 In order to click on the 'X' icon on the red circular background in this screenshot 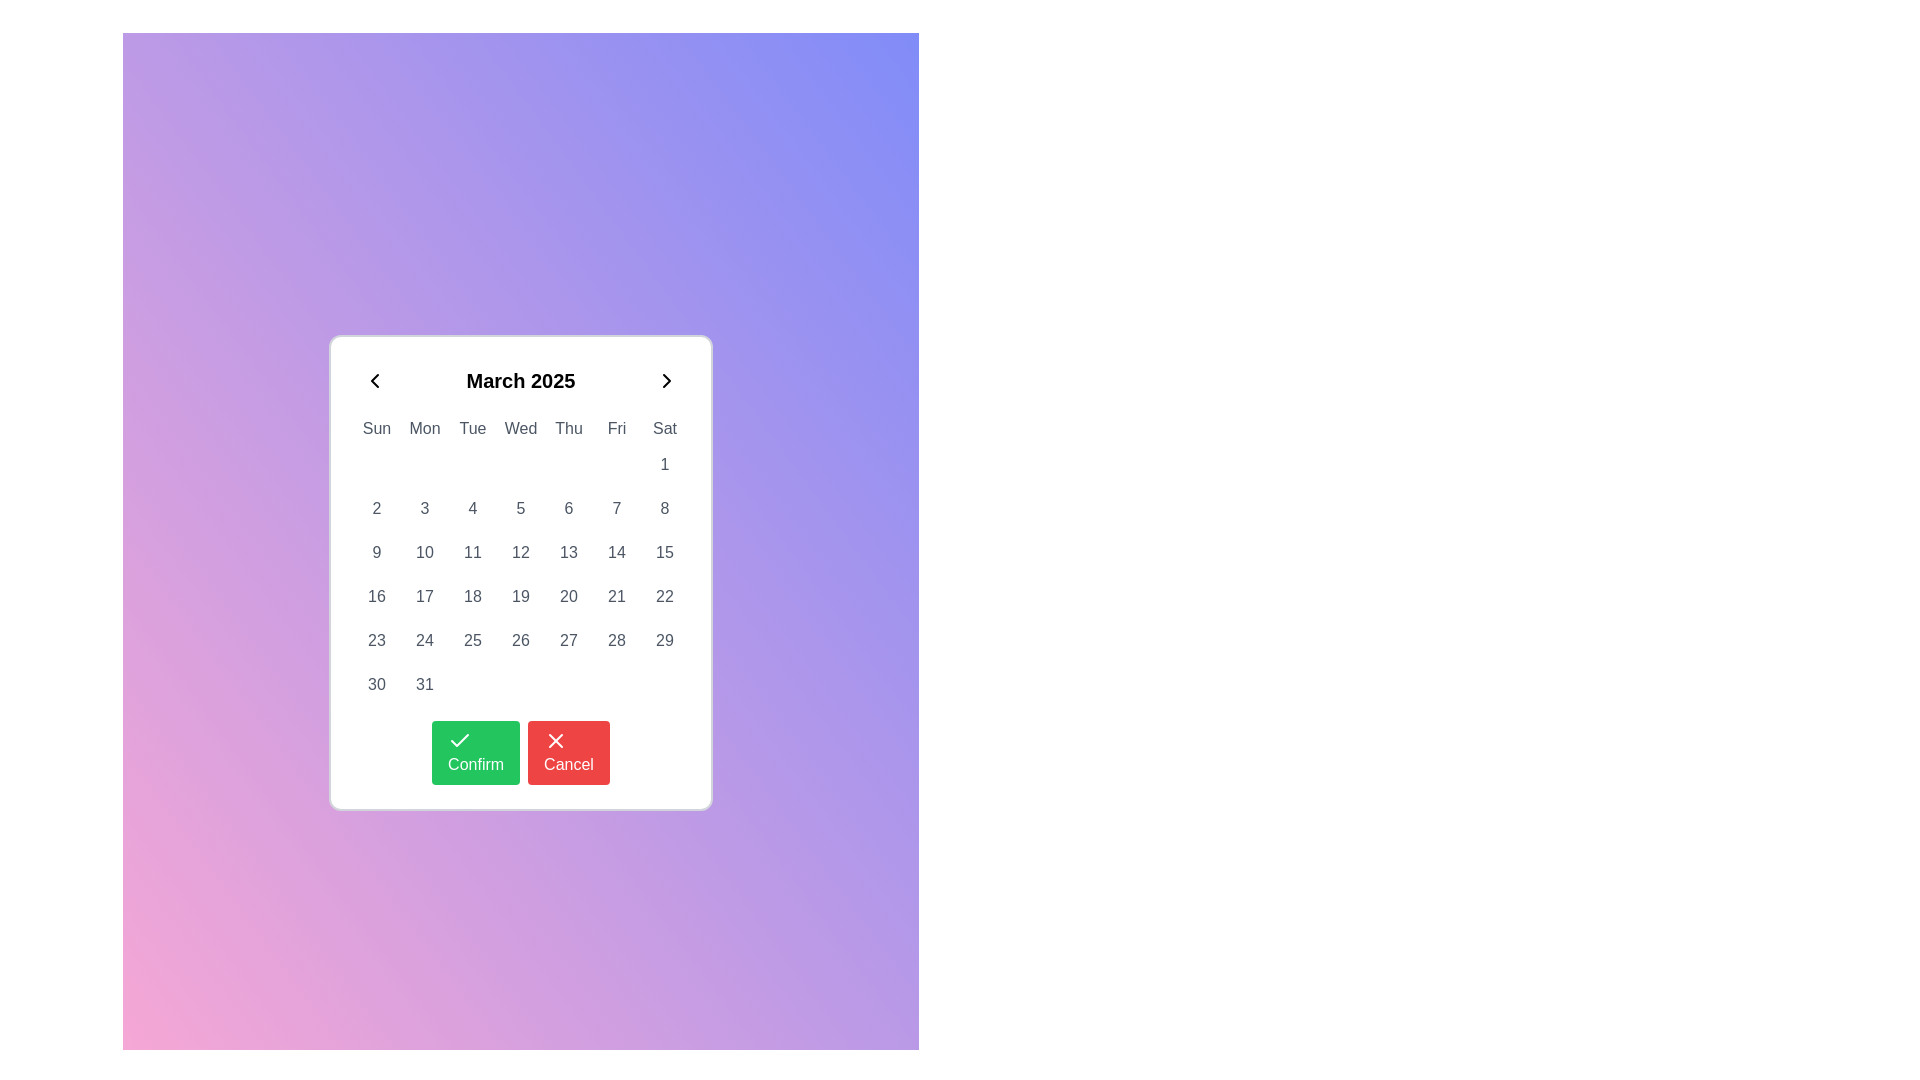, I will do `click(556, 740)`.